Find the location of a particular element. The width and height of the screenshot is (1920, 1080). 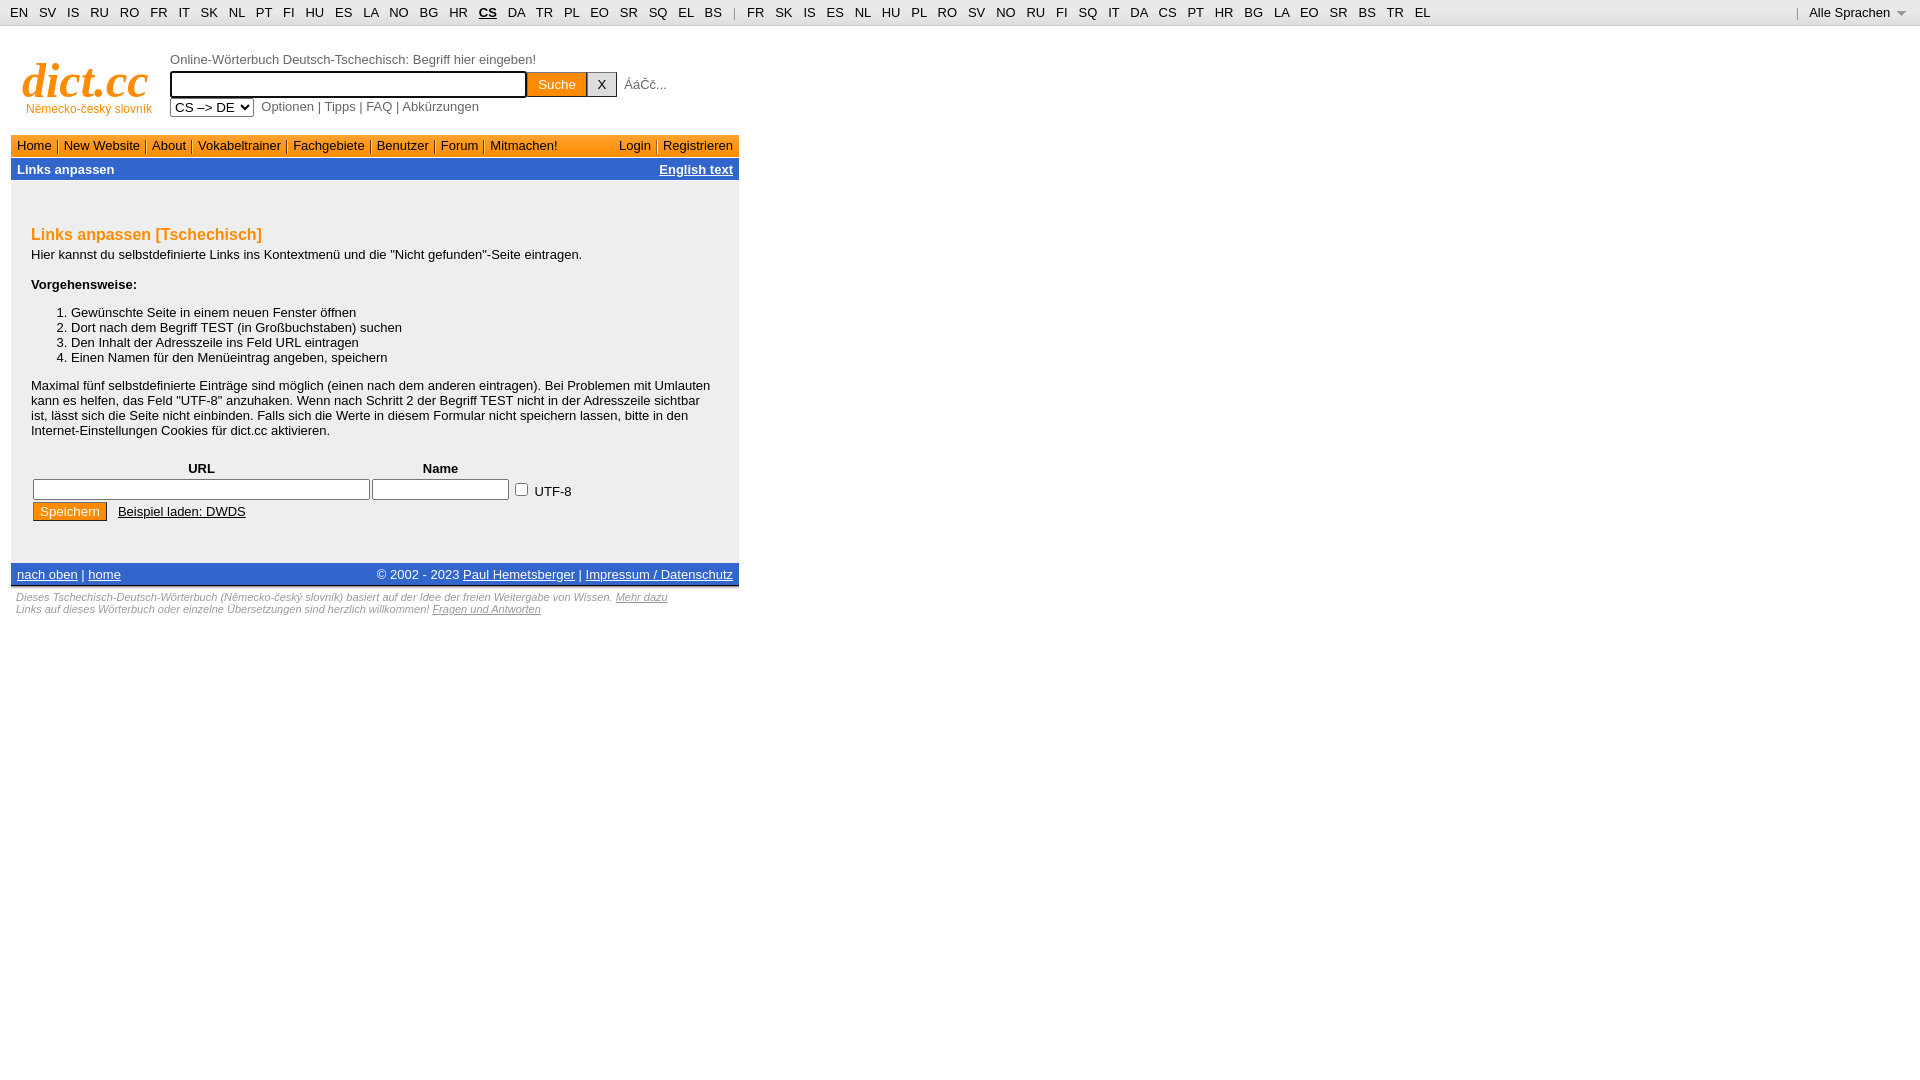

'nach oben' is located at coordinates (47, 573).